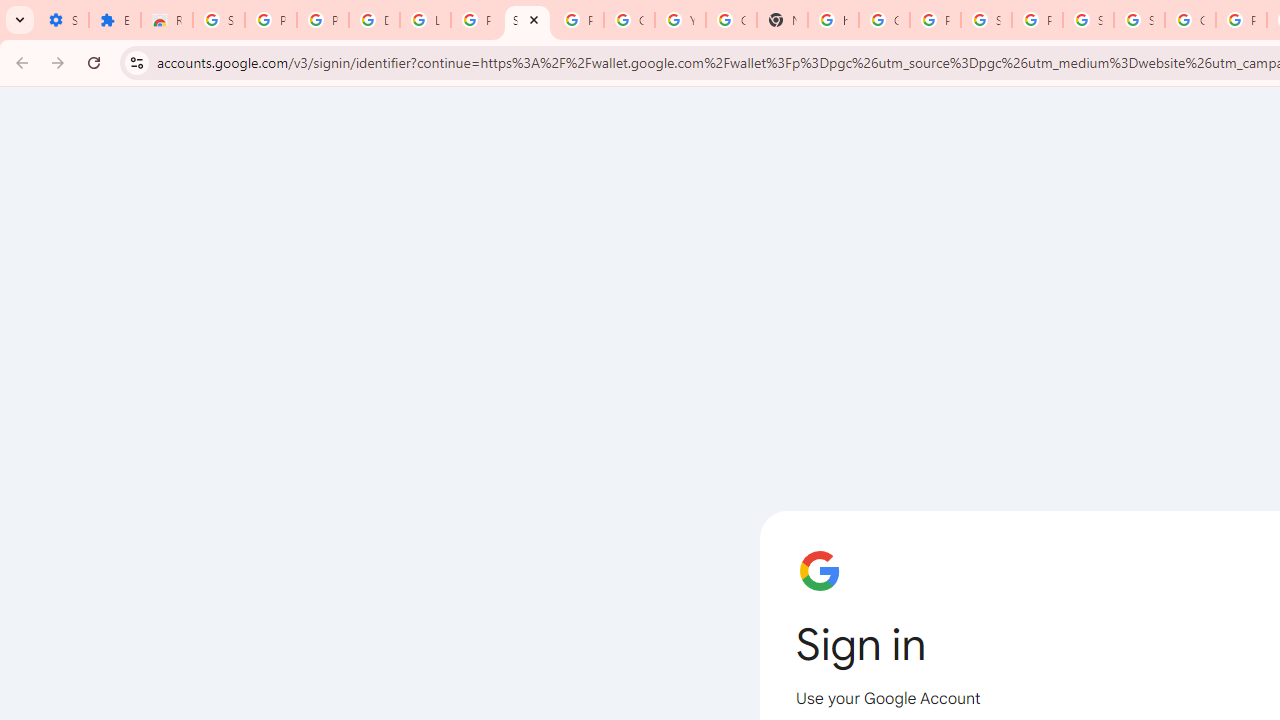  Describe the element at coordinates (113, 20) in the screenshot. I see `'Extensions'` at that location.